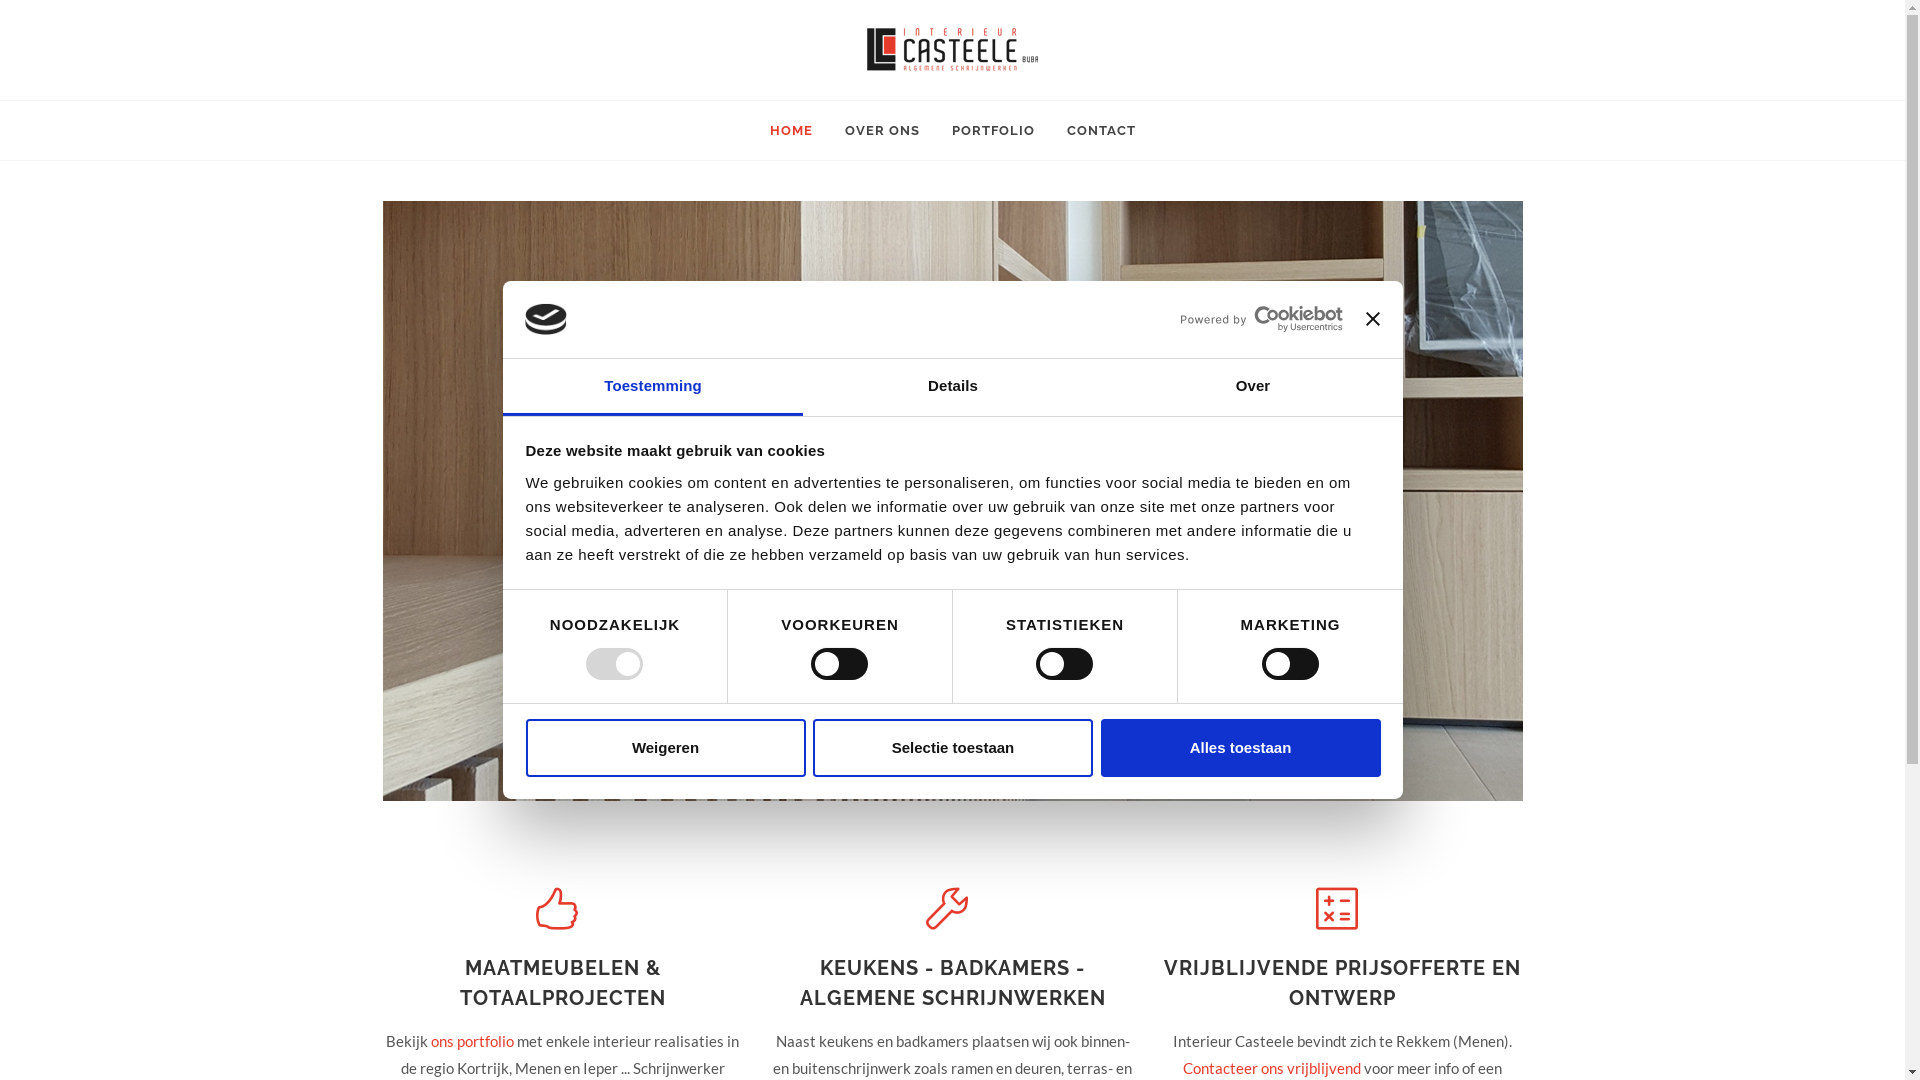  I want to click on 'PORTFOLIO', so click(992, 131).